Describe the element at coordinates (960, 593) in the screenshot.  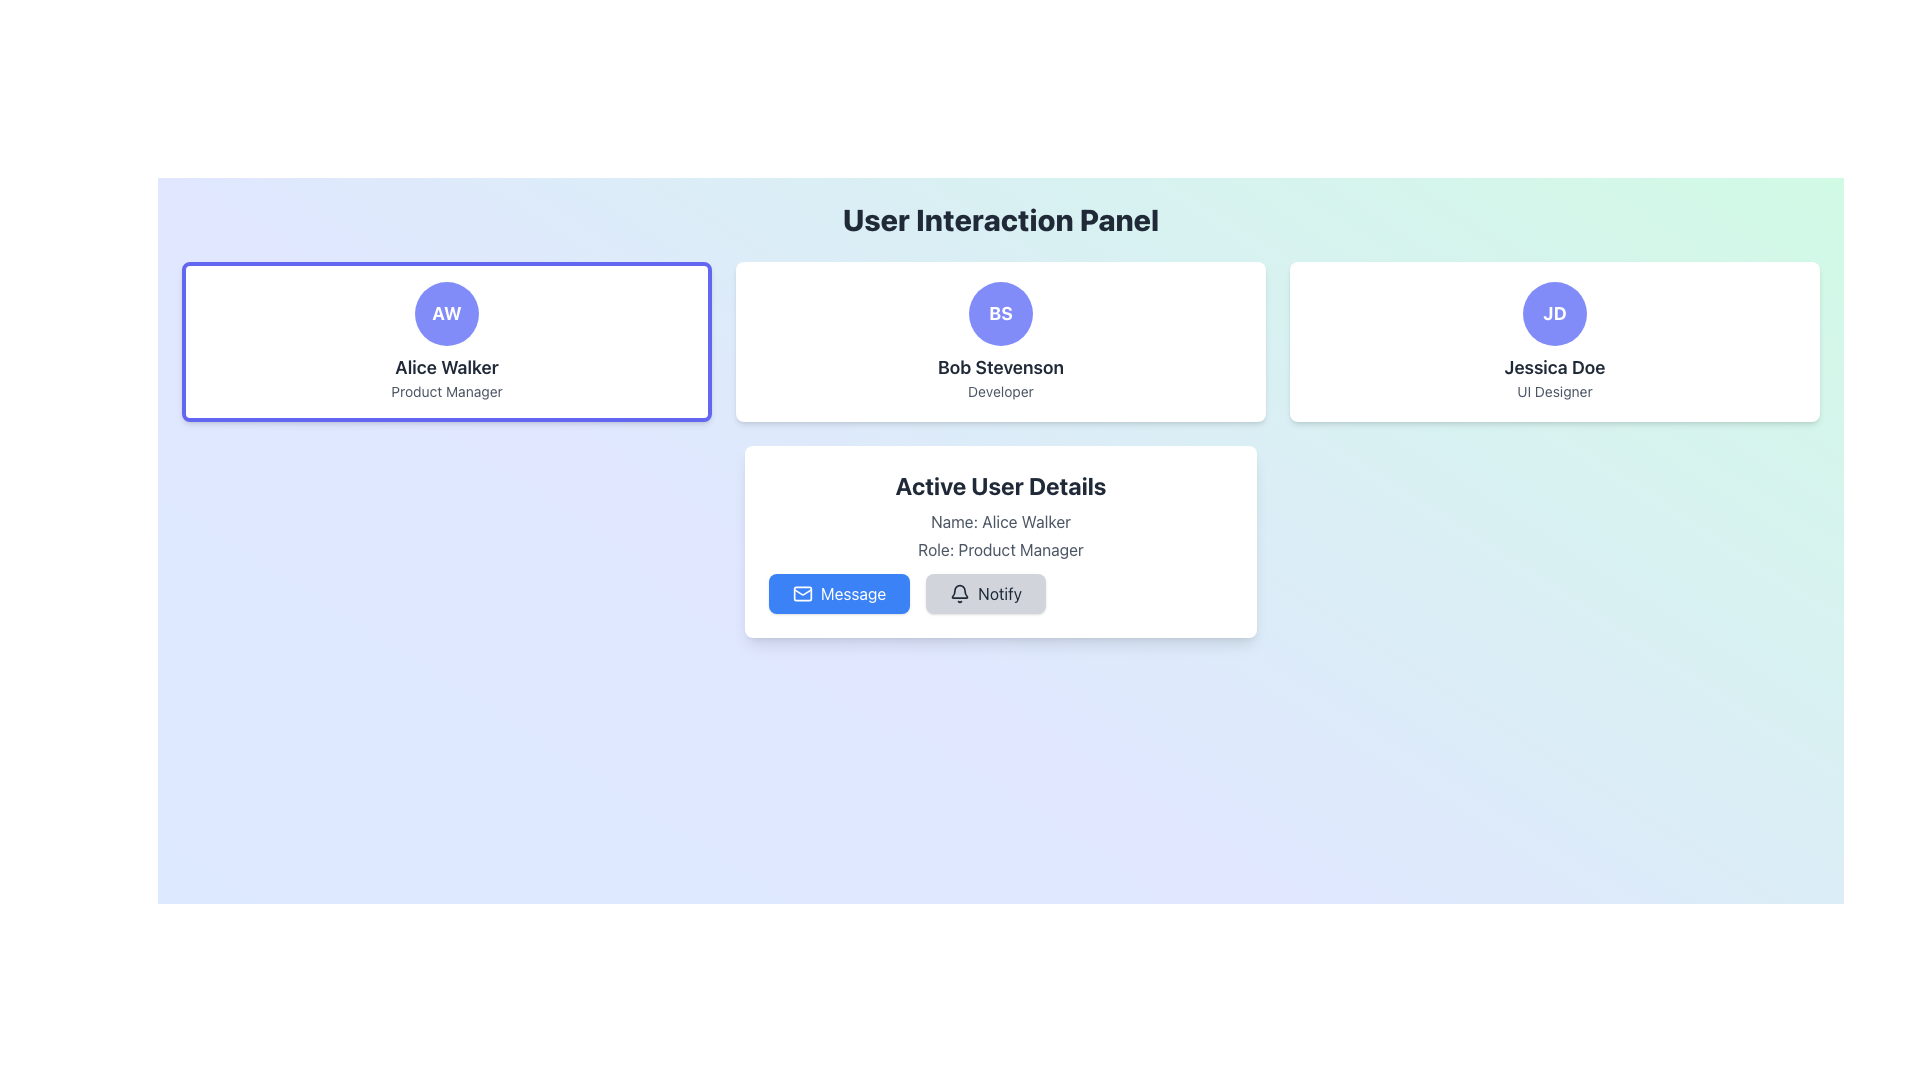
I see `the bell-shaped notification icon located to the left of the 'Notify' text within the rounded rectangular button` at that location.